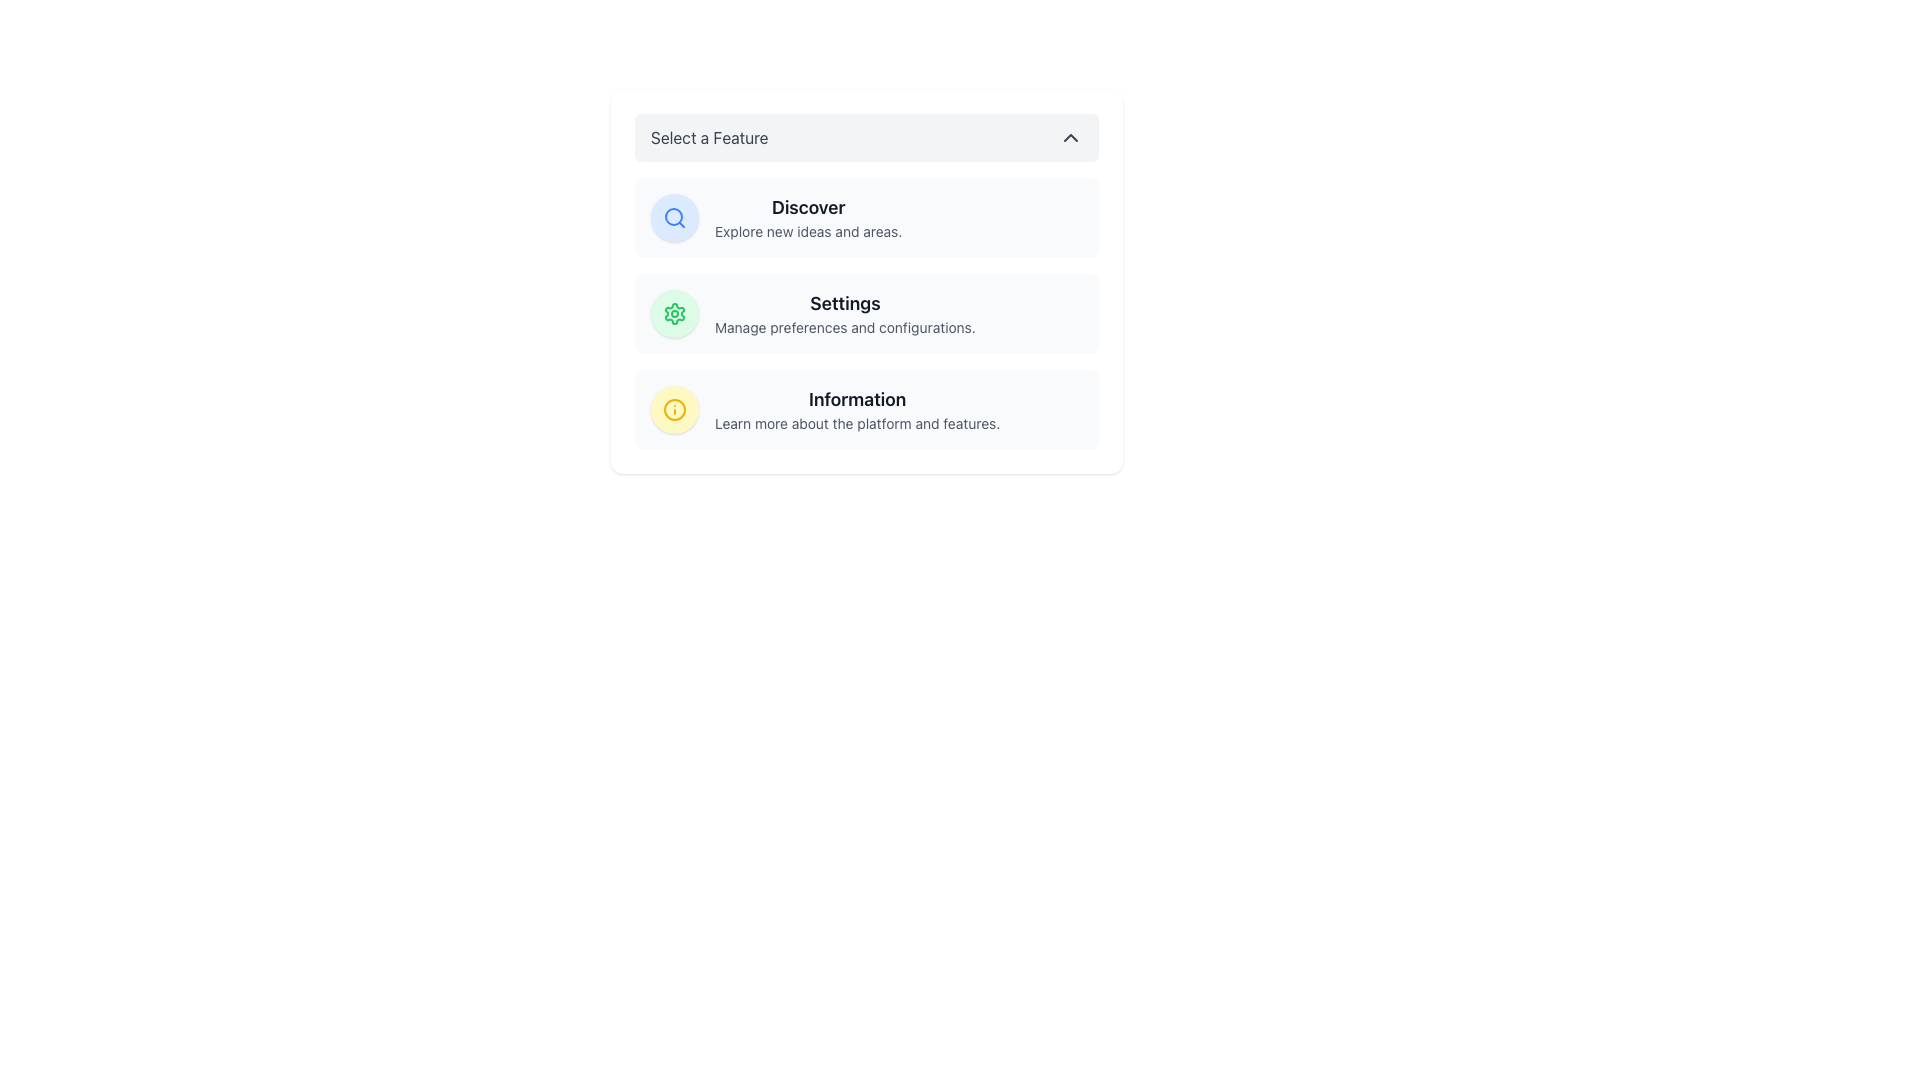 The height and width of the screenshot is (1080, 1920). I want to click on text label styled with 'text-sm' and 'text-gray-600' containing the phrase 'Learn more about the platform and features.' located in the 'Information' section below the heading 'Information', so click(857, 423).